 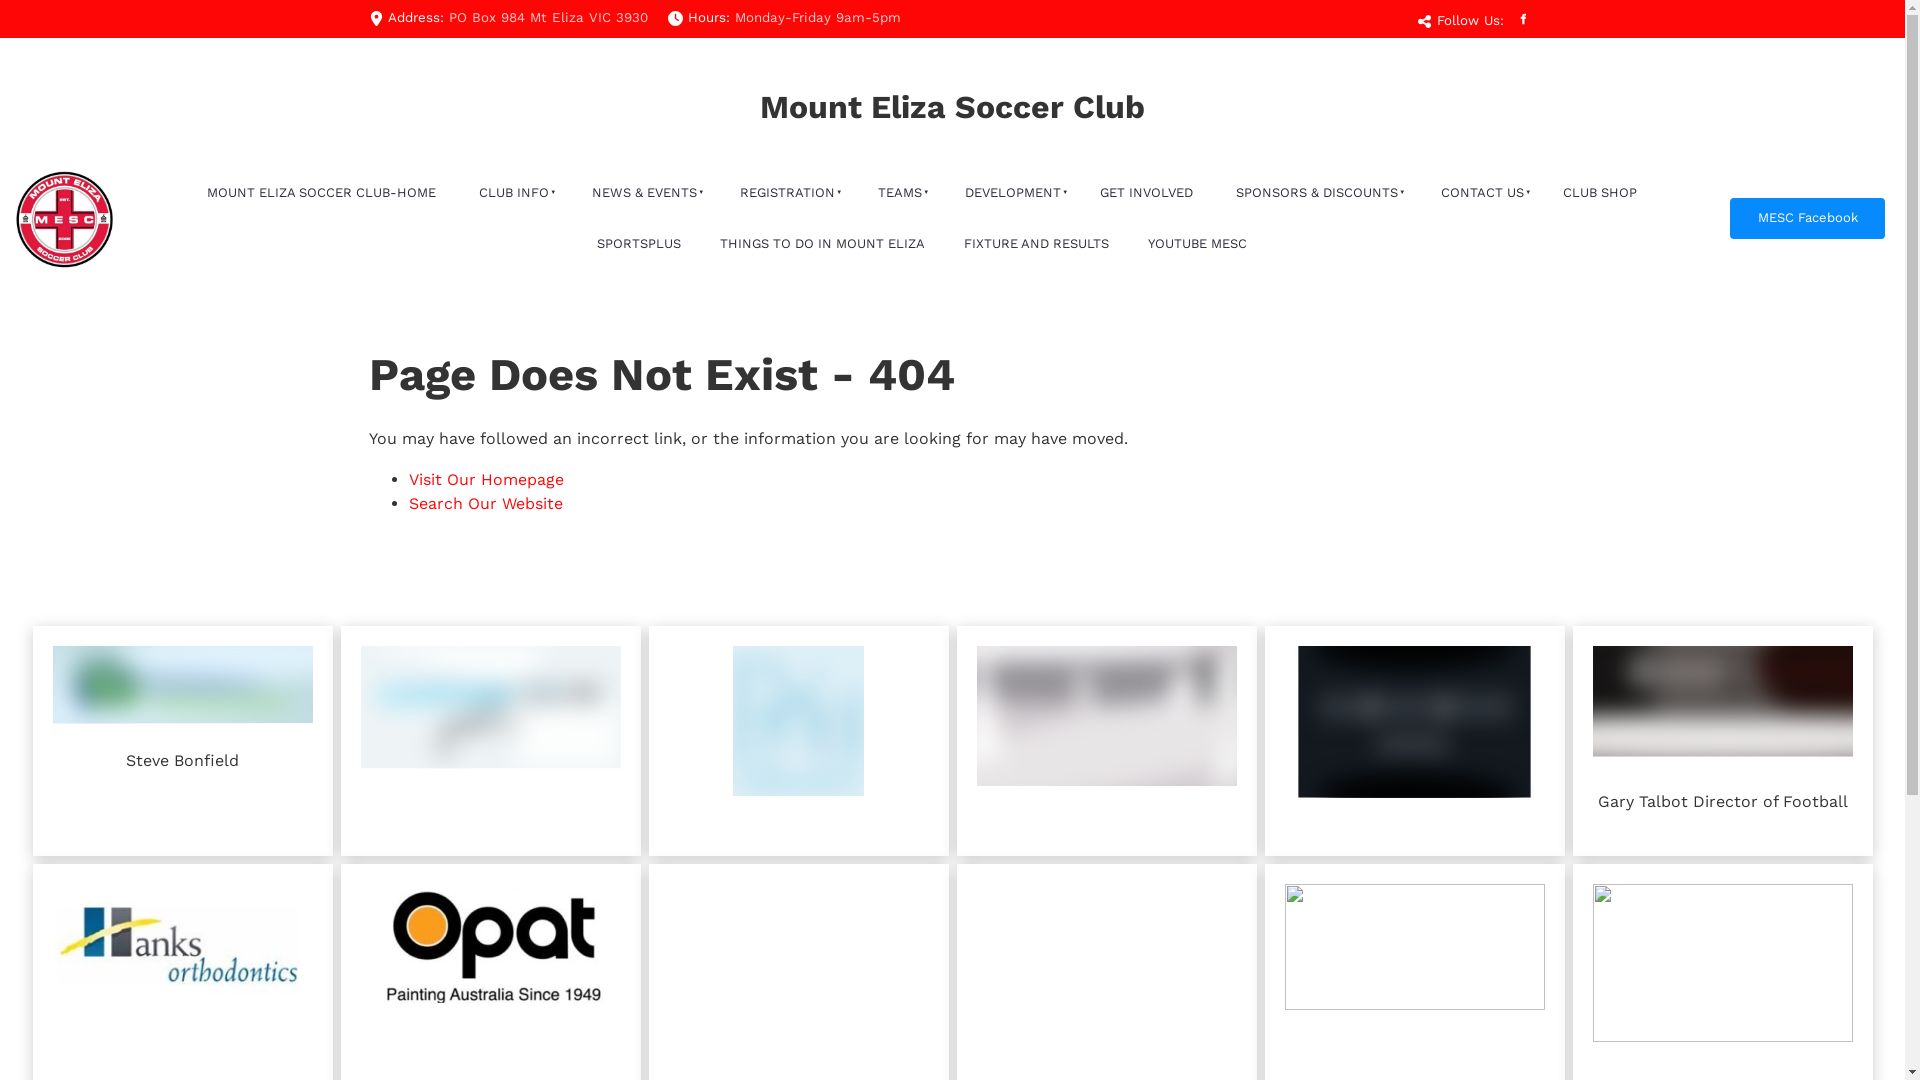 I want to click on 'DEVELOPMENT', so click(x=1010, y=193).